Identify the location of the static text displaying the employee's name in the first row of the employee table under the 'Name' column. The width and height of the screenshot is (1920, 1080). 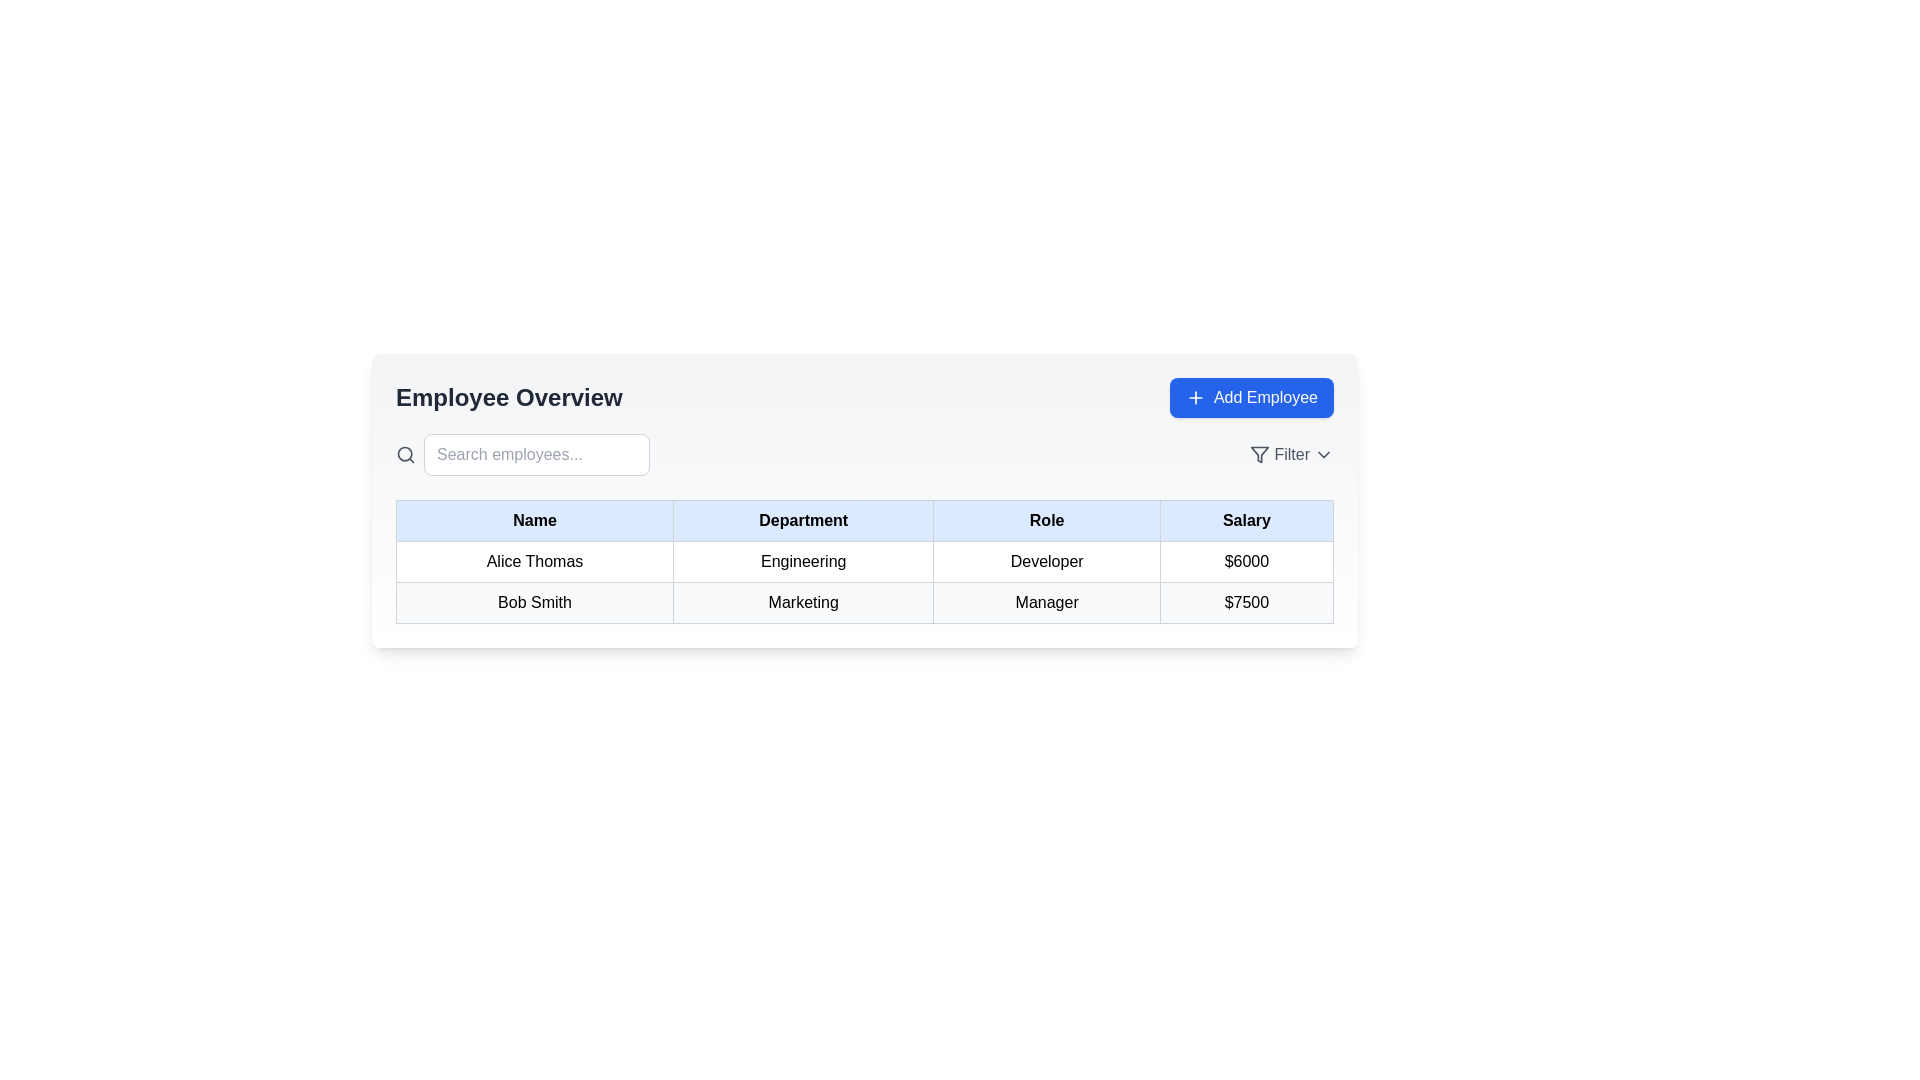
(534, 562).